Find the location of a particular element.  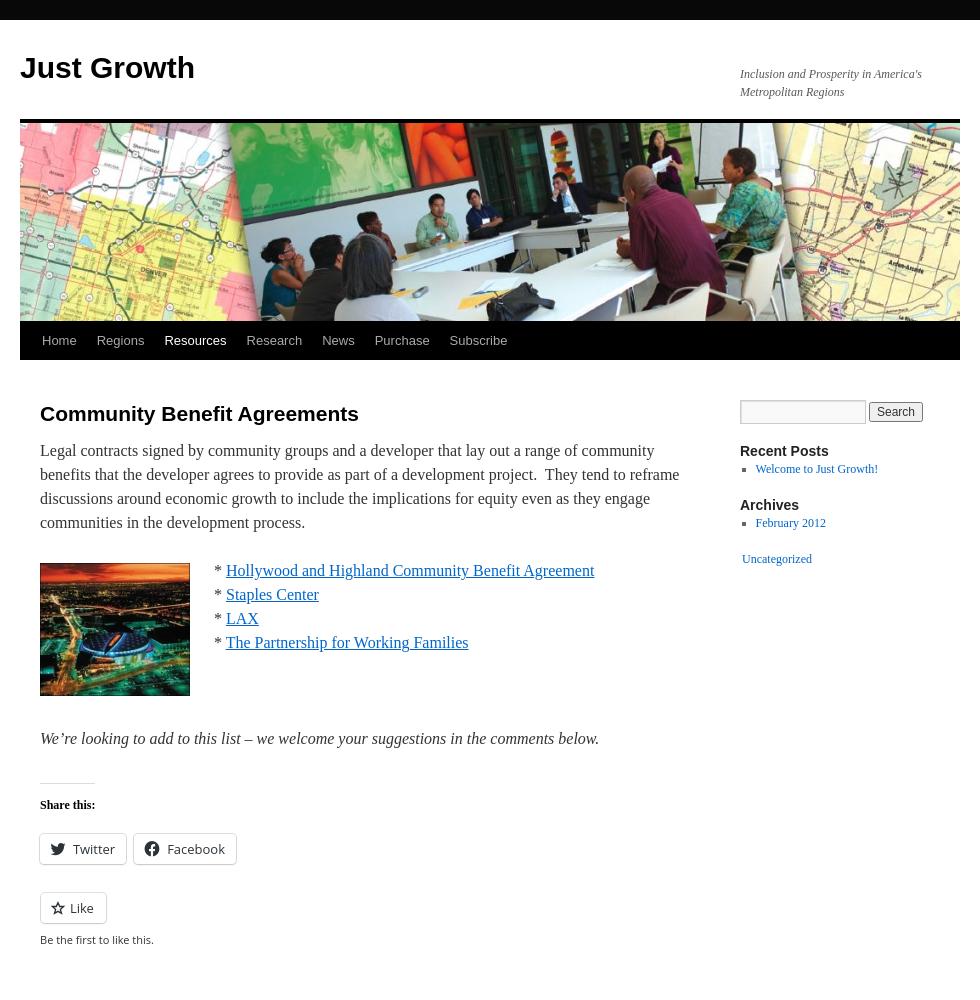

'The Partnership for Working Families' is located at coordinates (346, 642).